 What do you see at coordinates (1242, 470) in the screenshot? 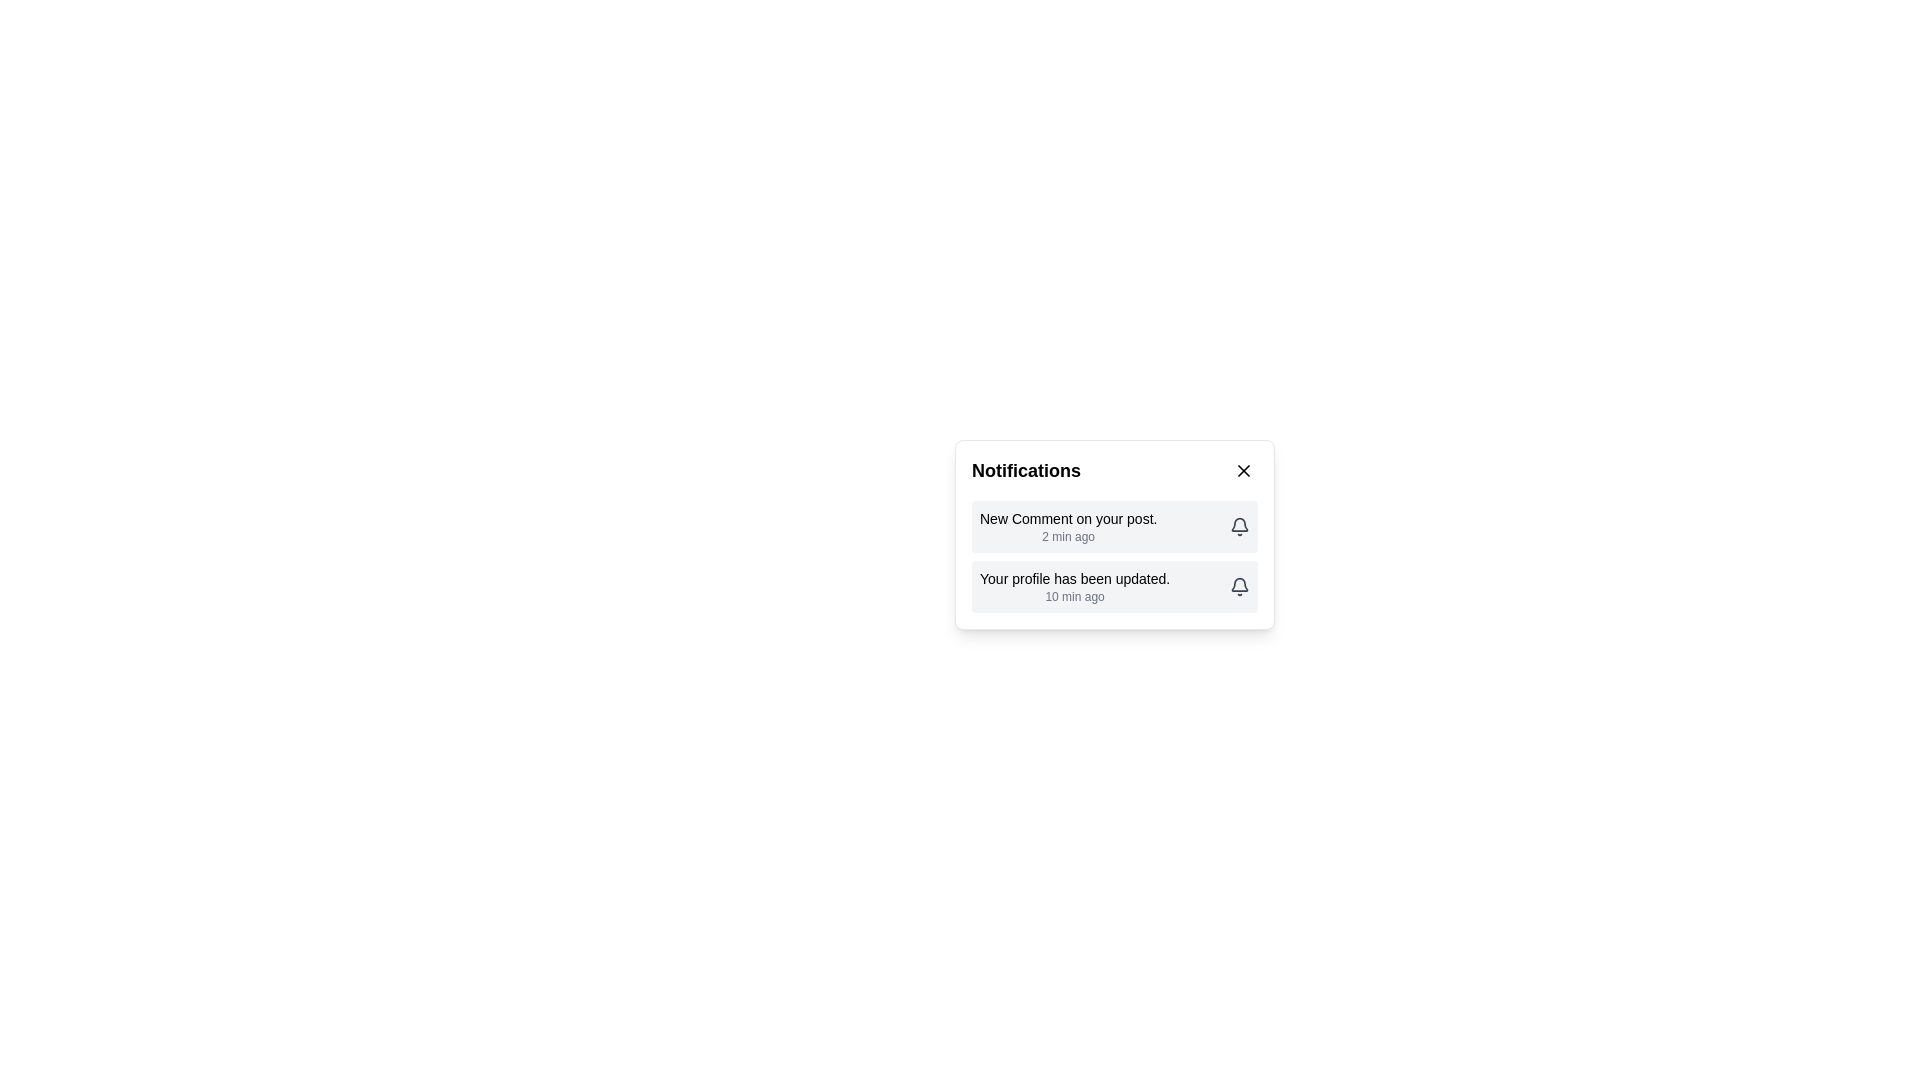
I see `the close button located in the top-right corner of the 'Notifications' section` at bounding box center [1242, 470].